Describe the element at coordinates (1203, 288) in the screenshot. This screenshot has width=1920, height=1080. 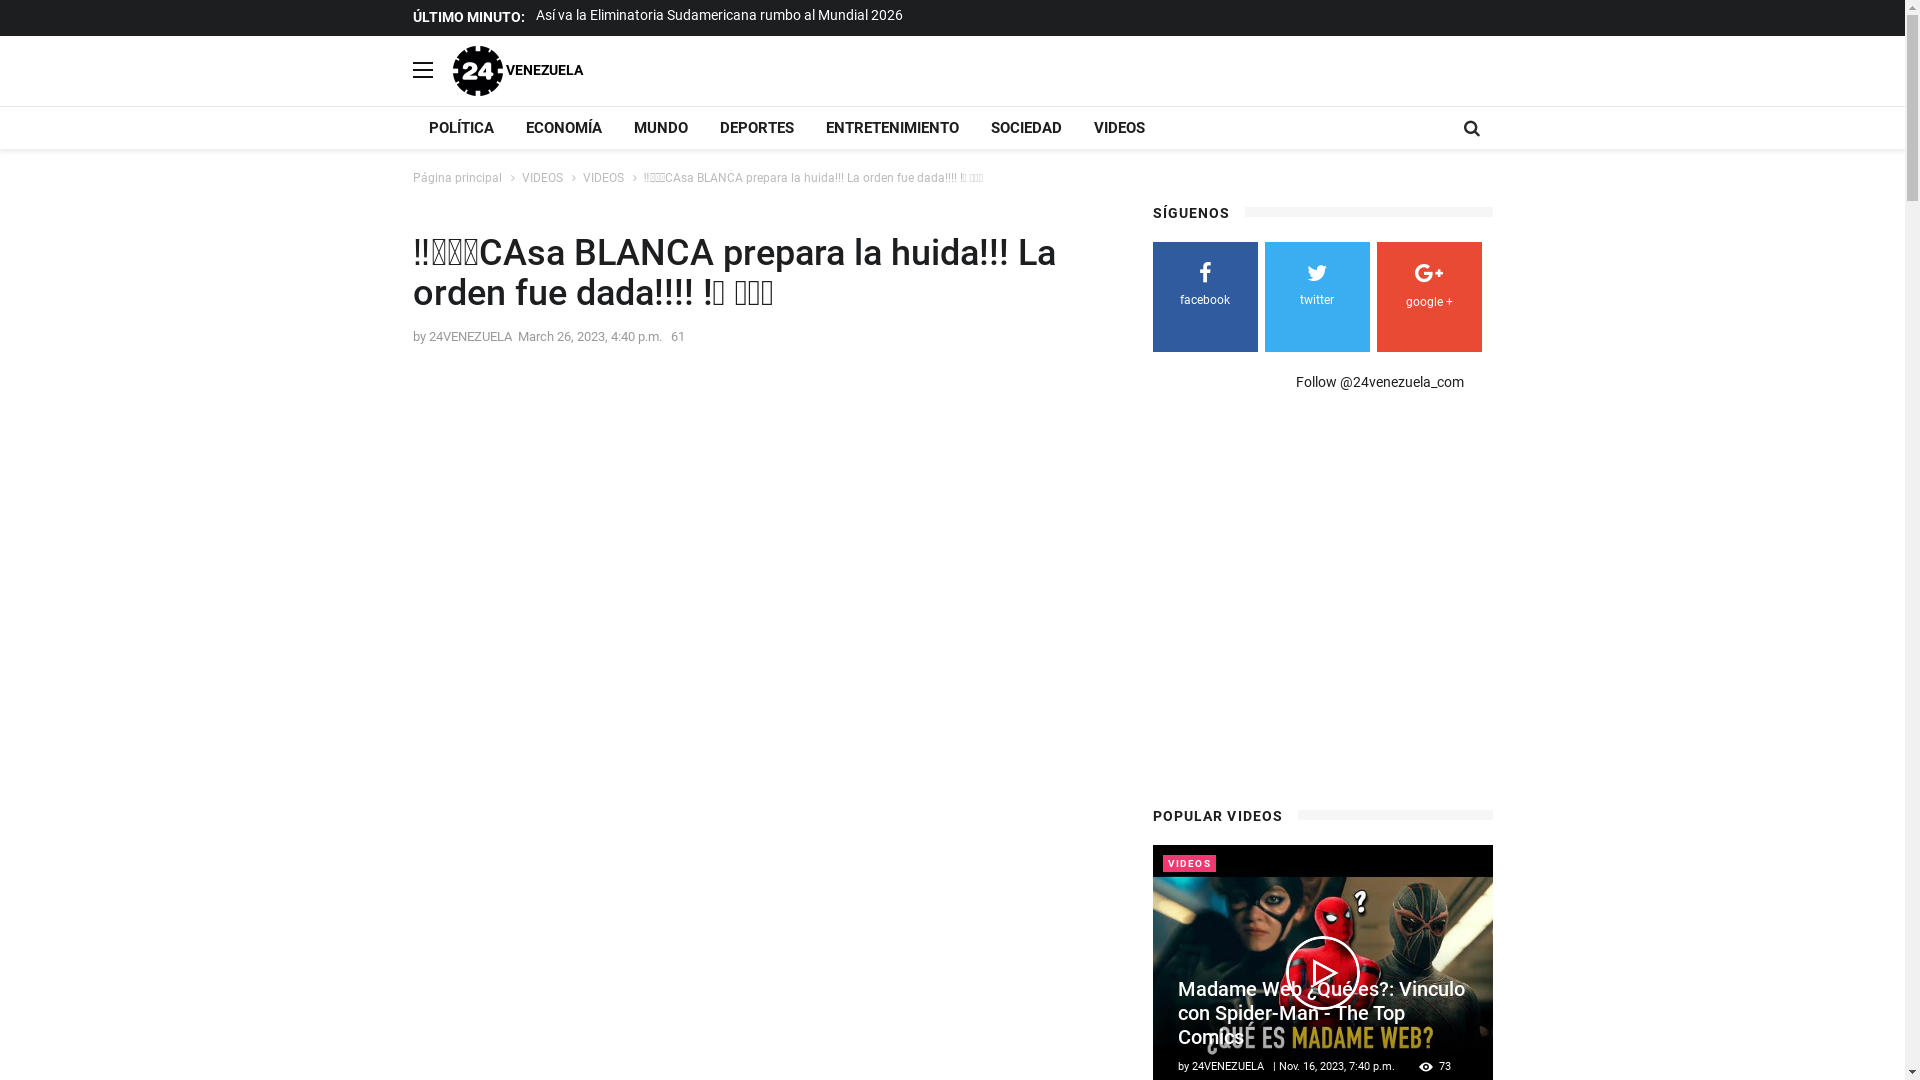
I see `'facebook'` at that location.